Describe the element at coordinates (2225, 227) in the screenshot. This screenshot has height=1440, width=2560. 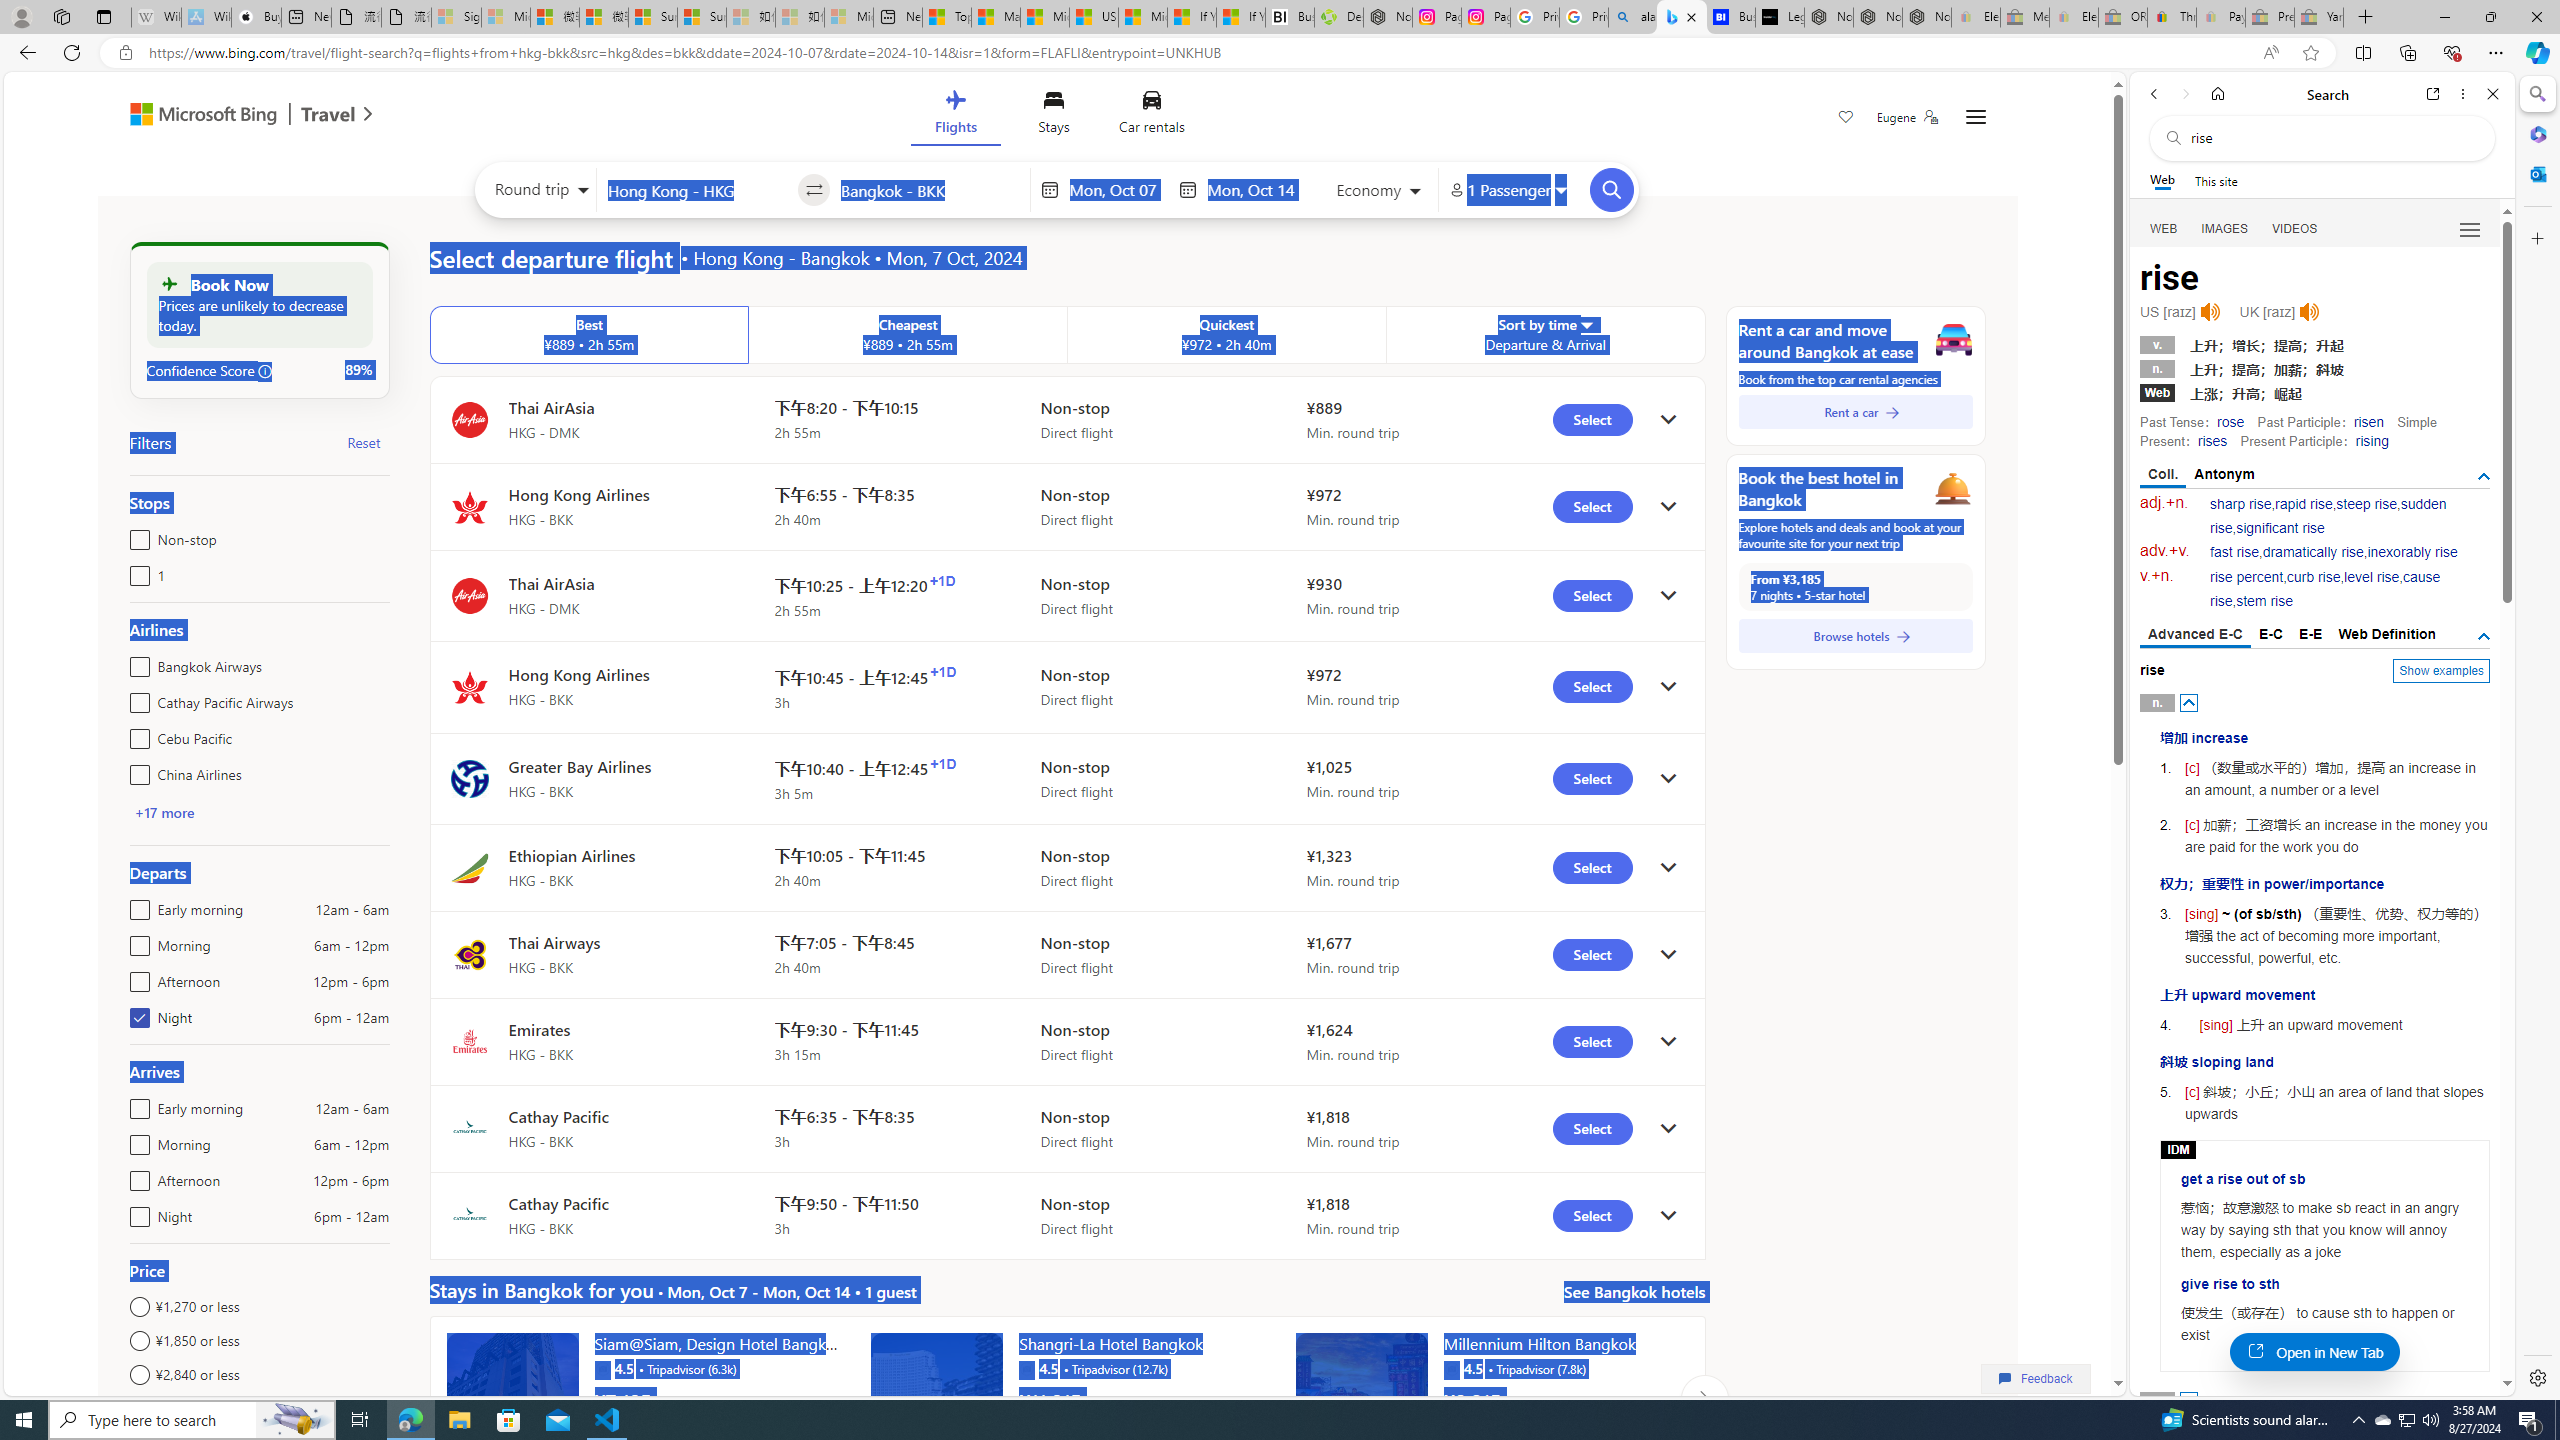
I see `'Search Filter, IMAGES'` at that location.